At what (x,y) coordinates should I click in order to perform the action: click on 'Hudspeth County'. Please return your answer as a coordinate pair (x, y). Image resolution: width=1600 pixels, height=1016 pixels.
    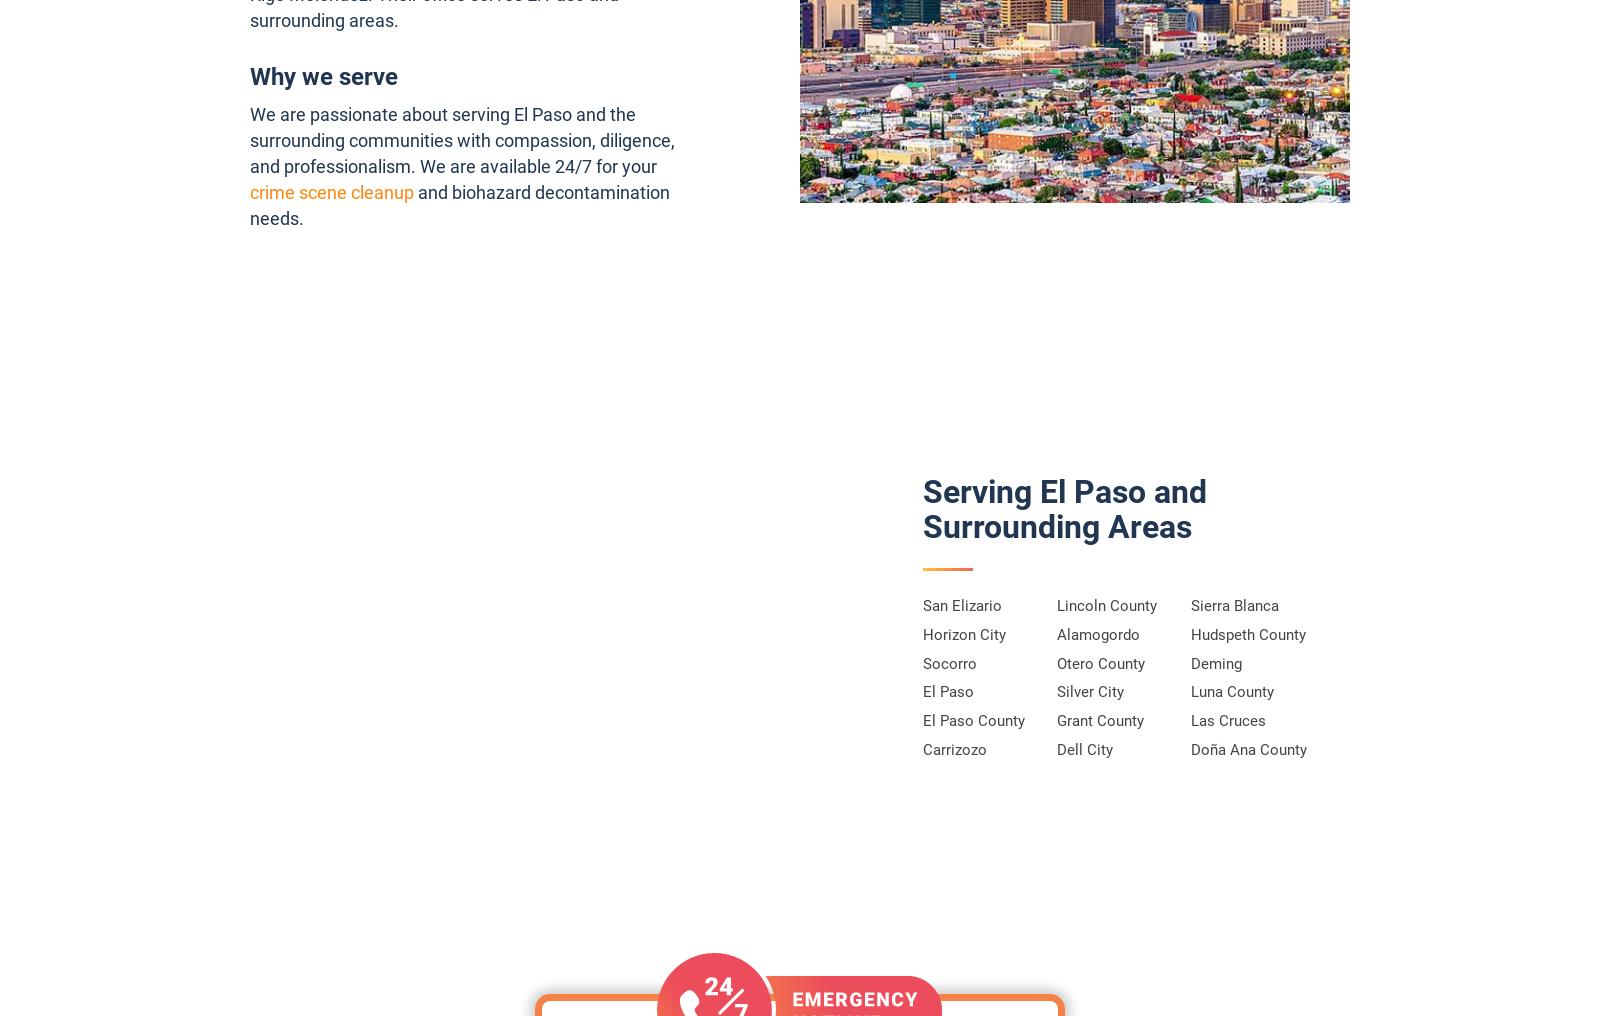
    Looking at the image, I should click on (1191, 633).